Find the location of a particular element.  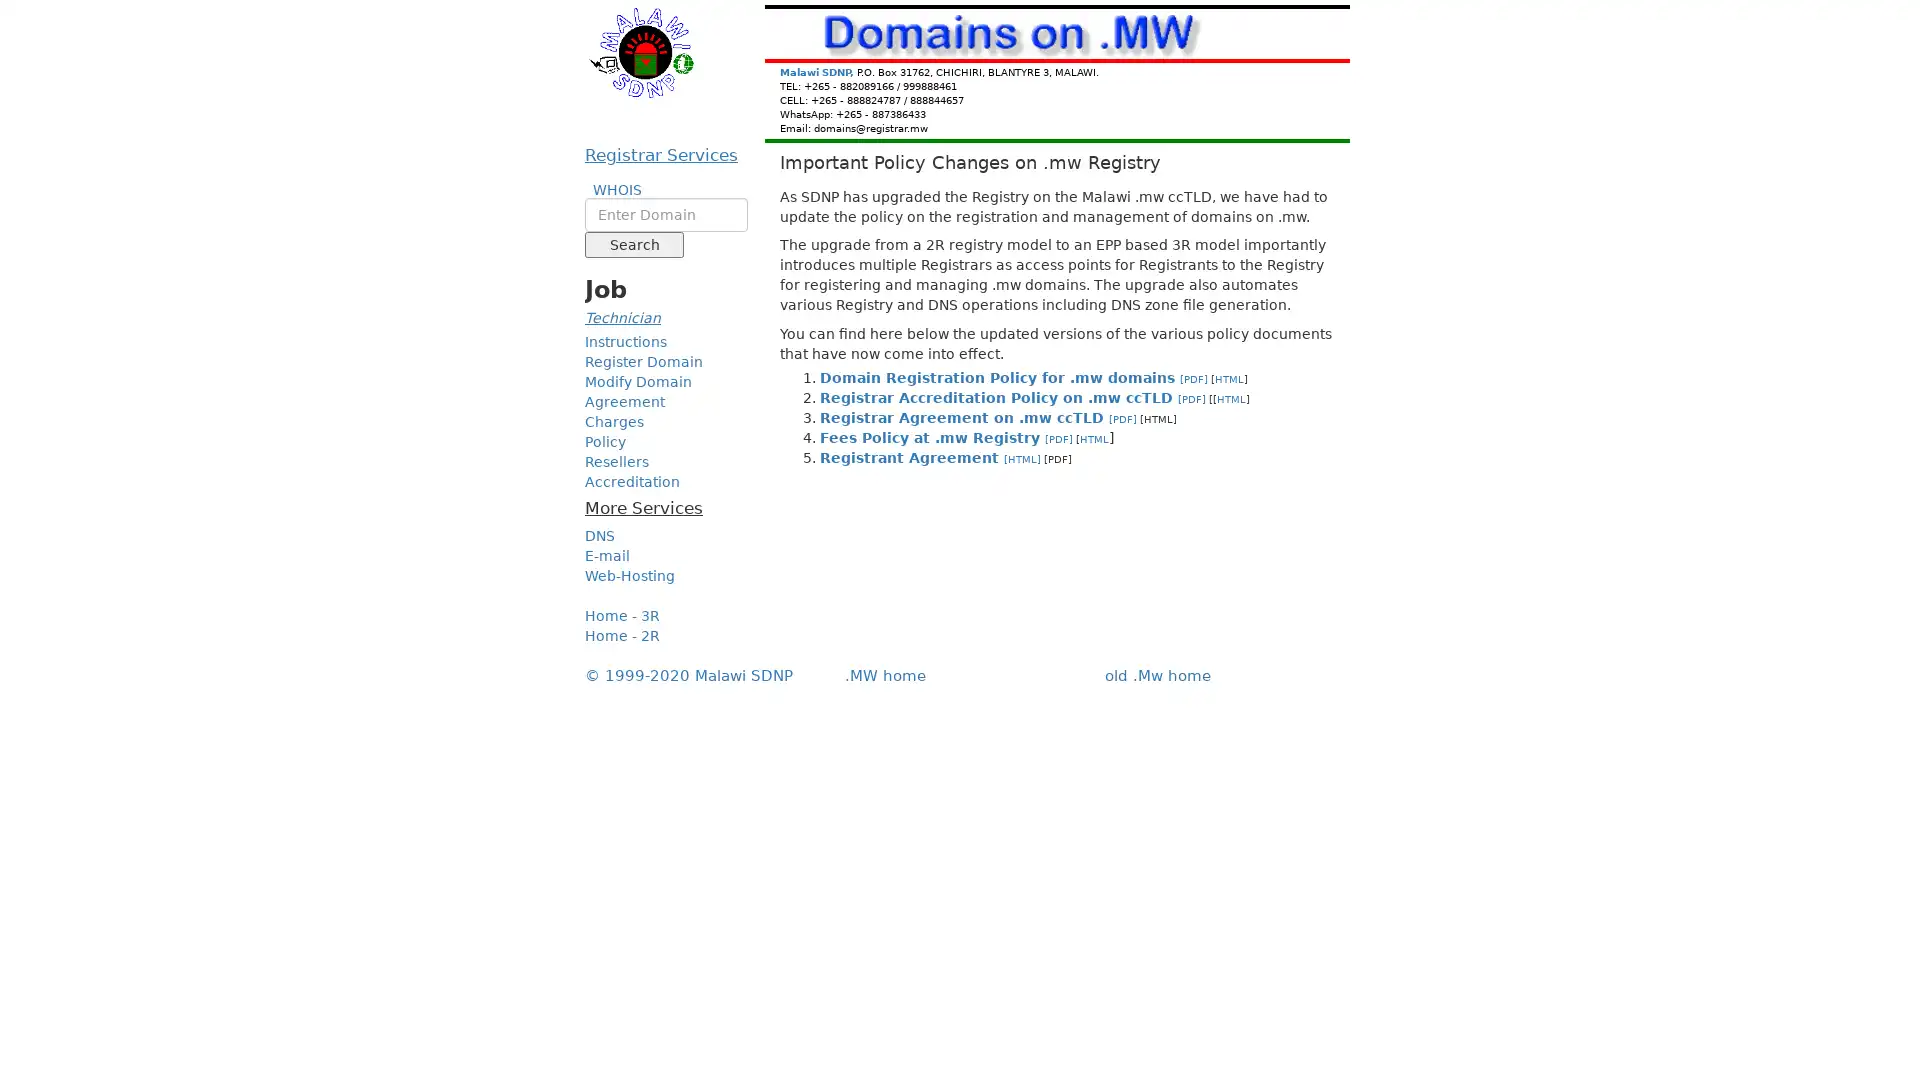

Search is located at coordinates (633, 244).